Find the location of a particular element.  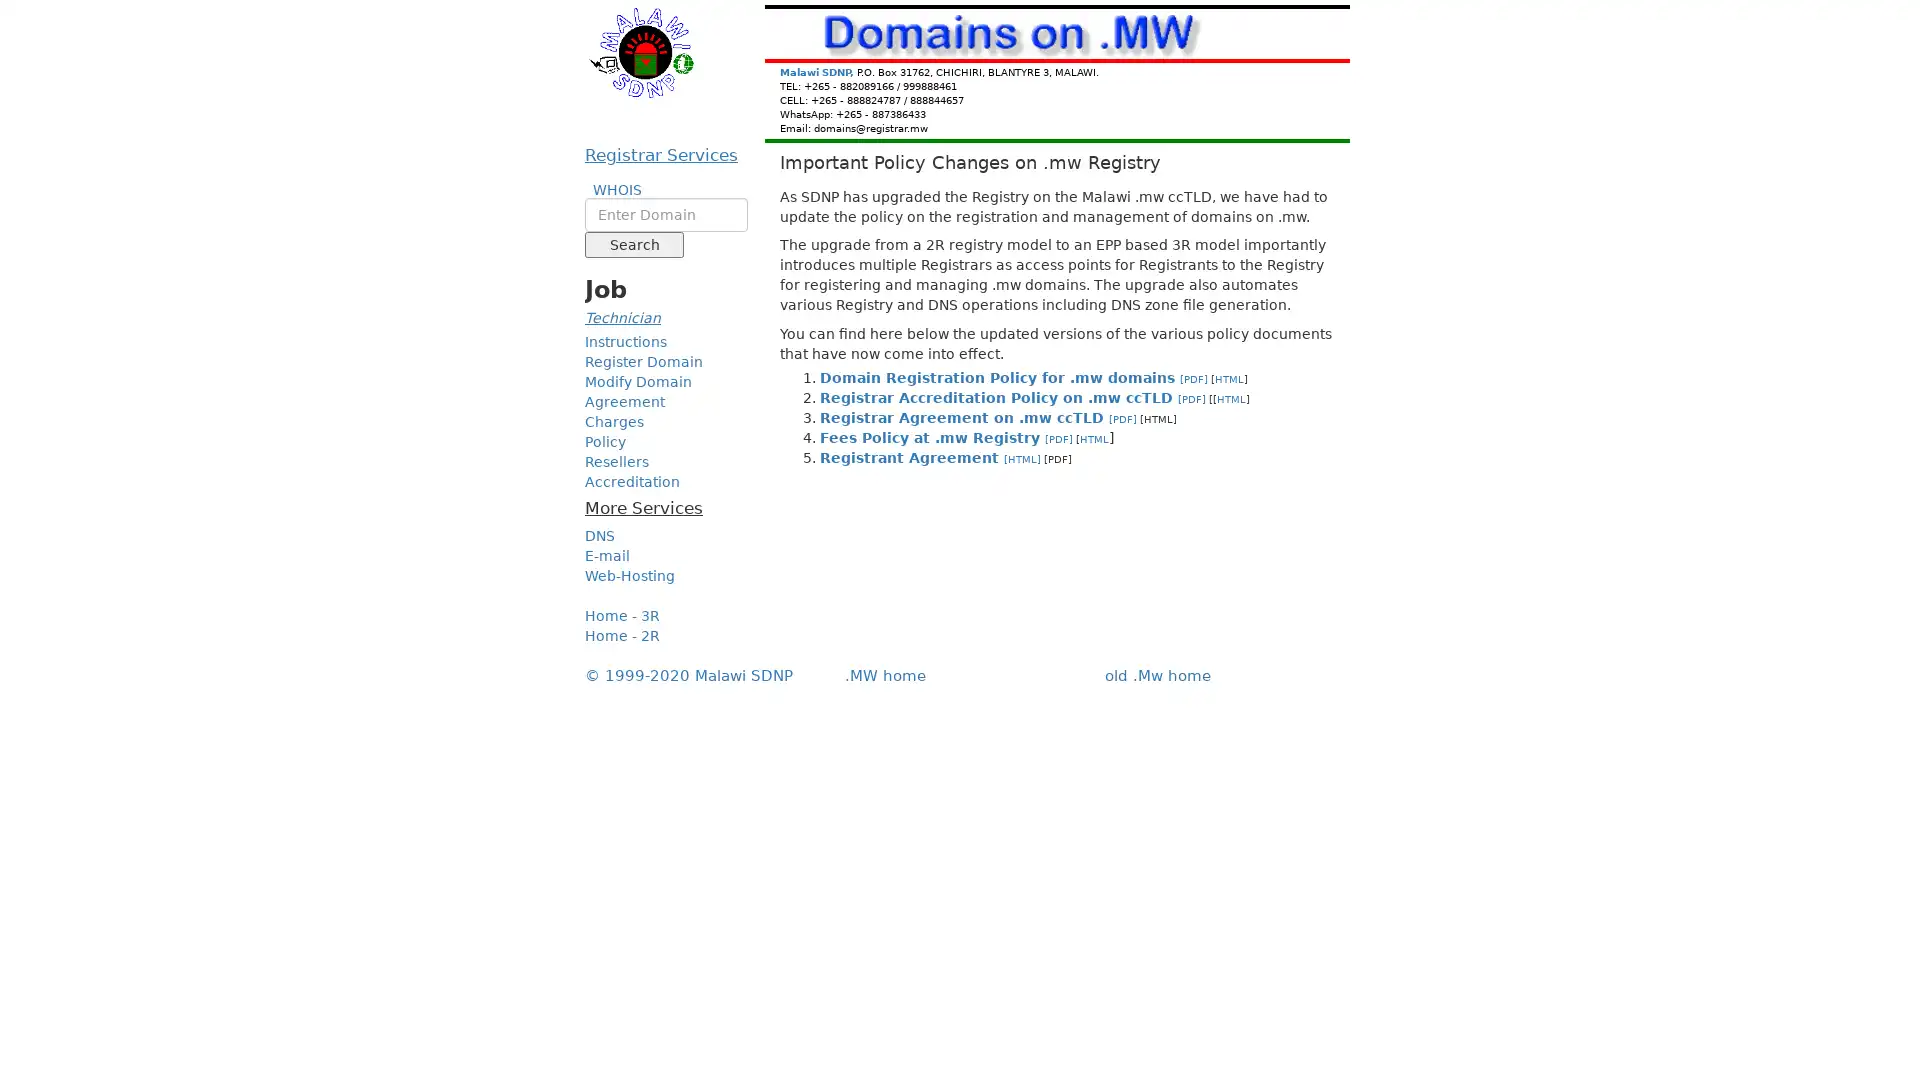

Search is located at coordinates (633, 244).